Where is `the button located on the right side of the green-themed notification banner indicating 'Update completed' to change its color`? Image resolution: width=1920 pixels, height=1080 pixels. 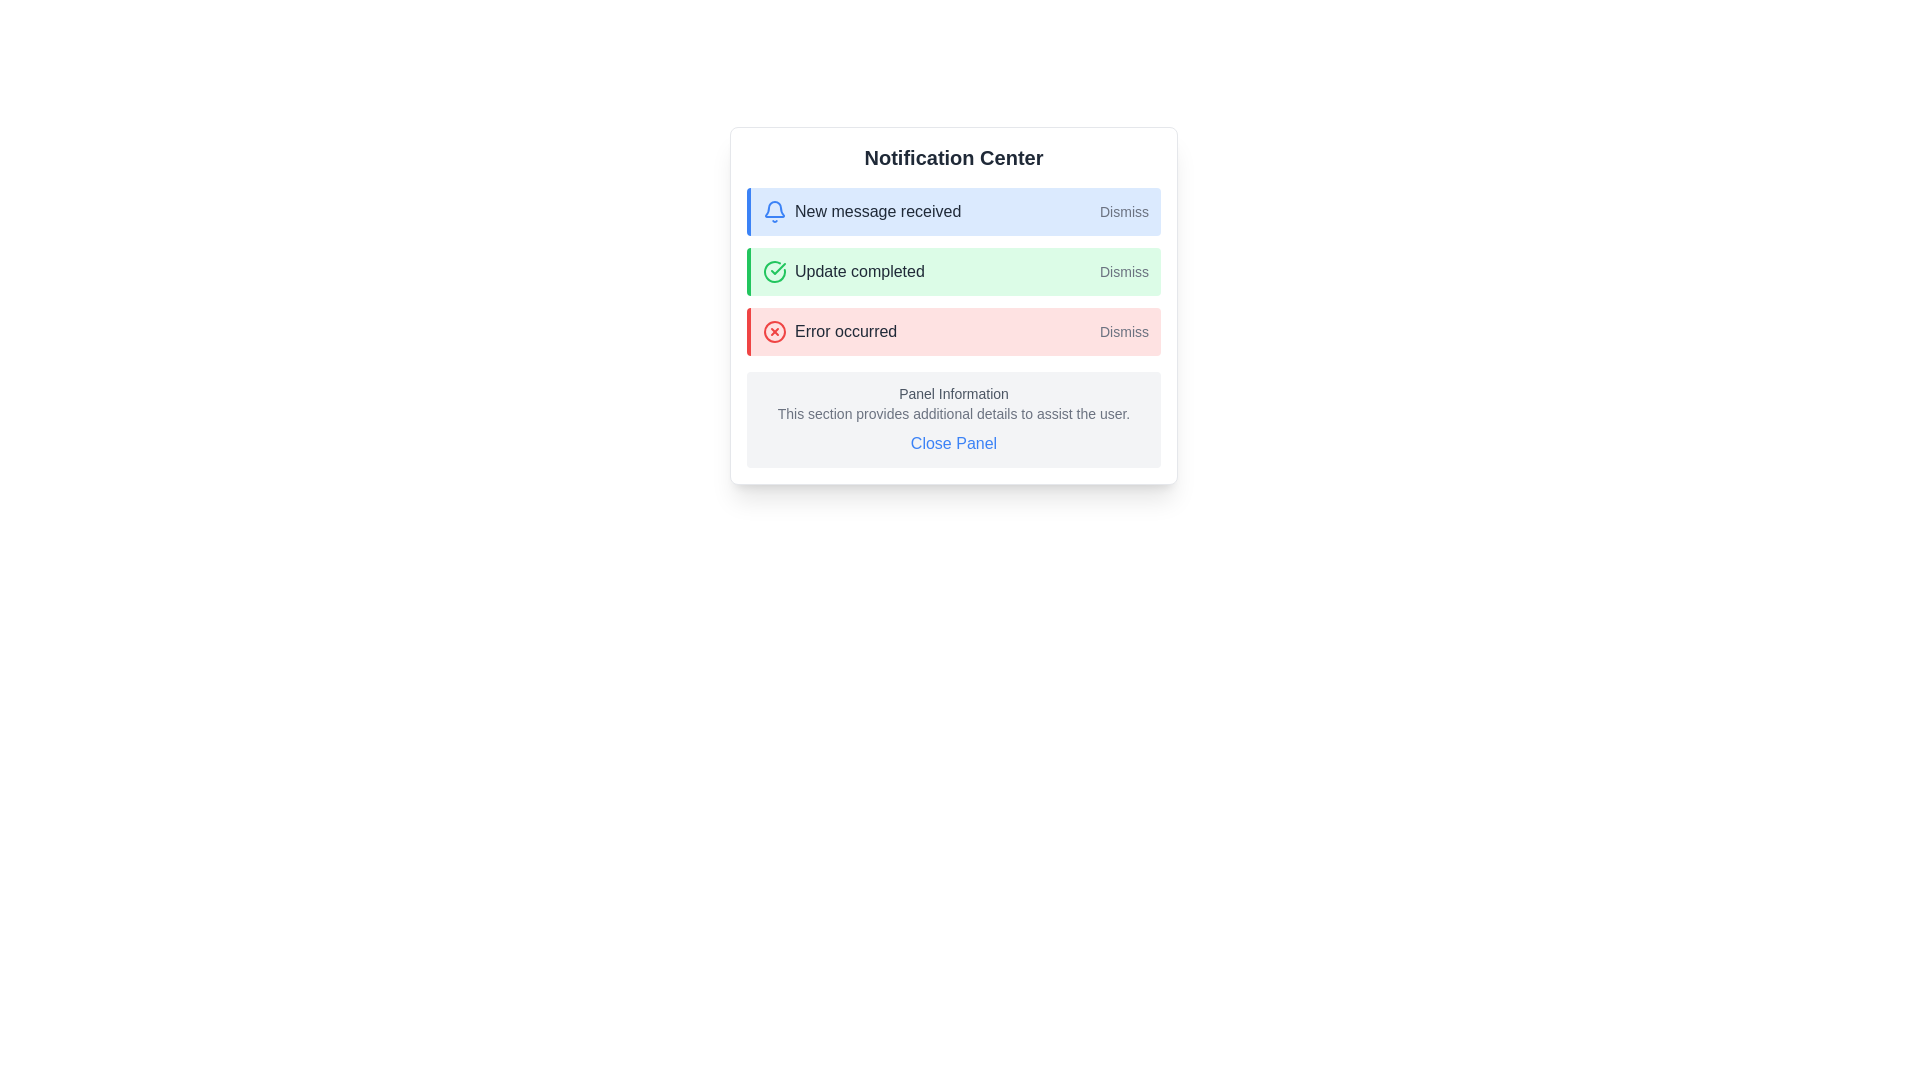 the button located on the right side of the green-themed notification banner indicating 'Update completed' to change its color is located at coordinates (1124, 272).